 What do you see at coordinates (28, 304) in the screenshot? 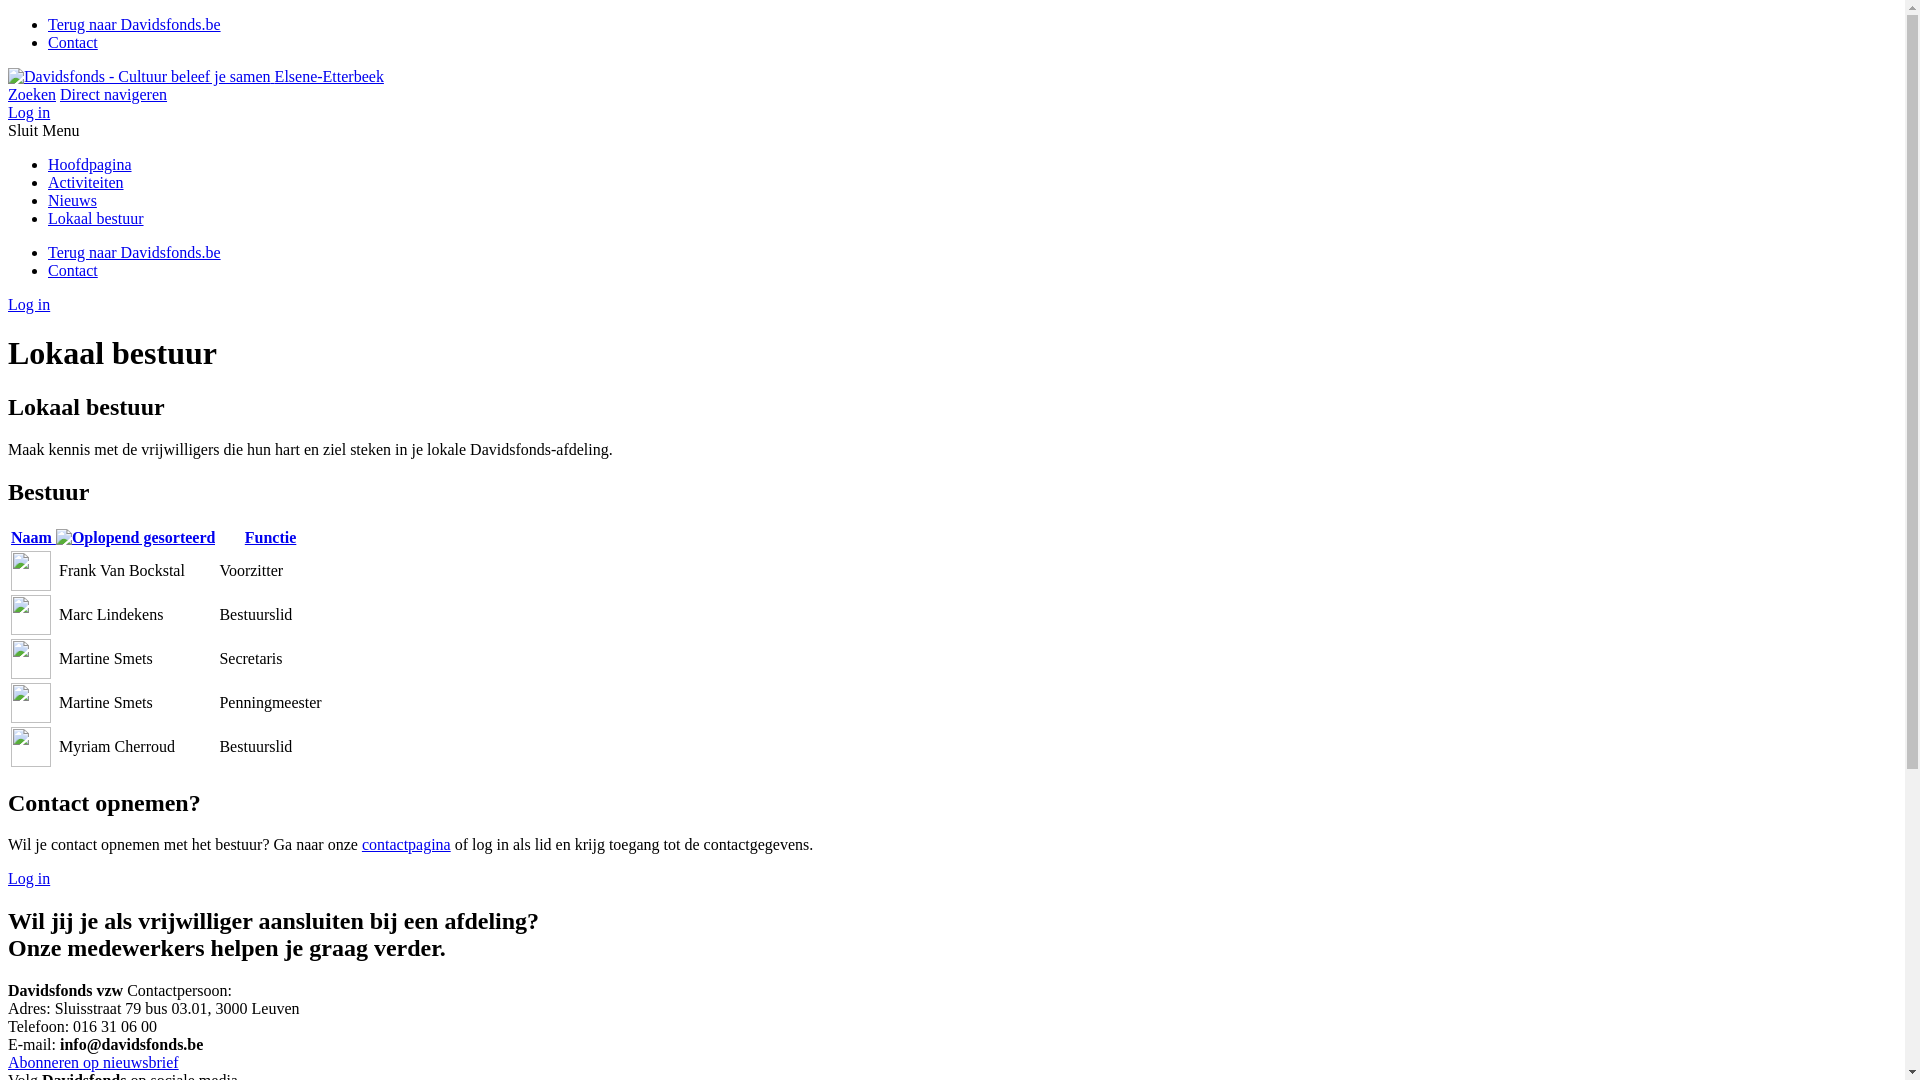
I see `'Log in'` at bounding box center [28, 304].